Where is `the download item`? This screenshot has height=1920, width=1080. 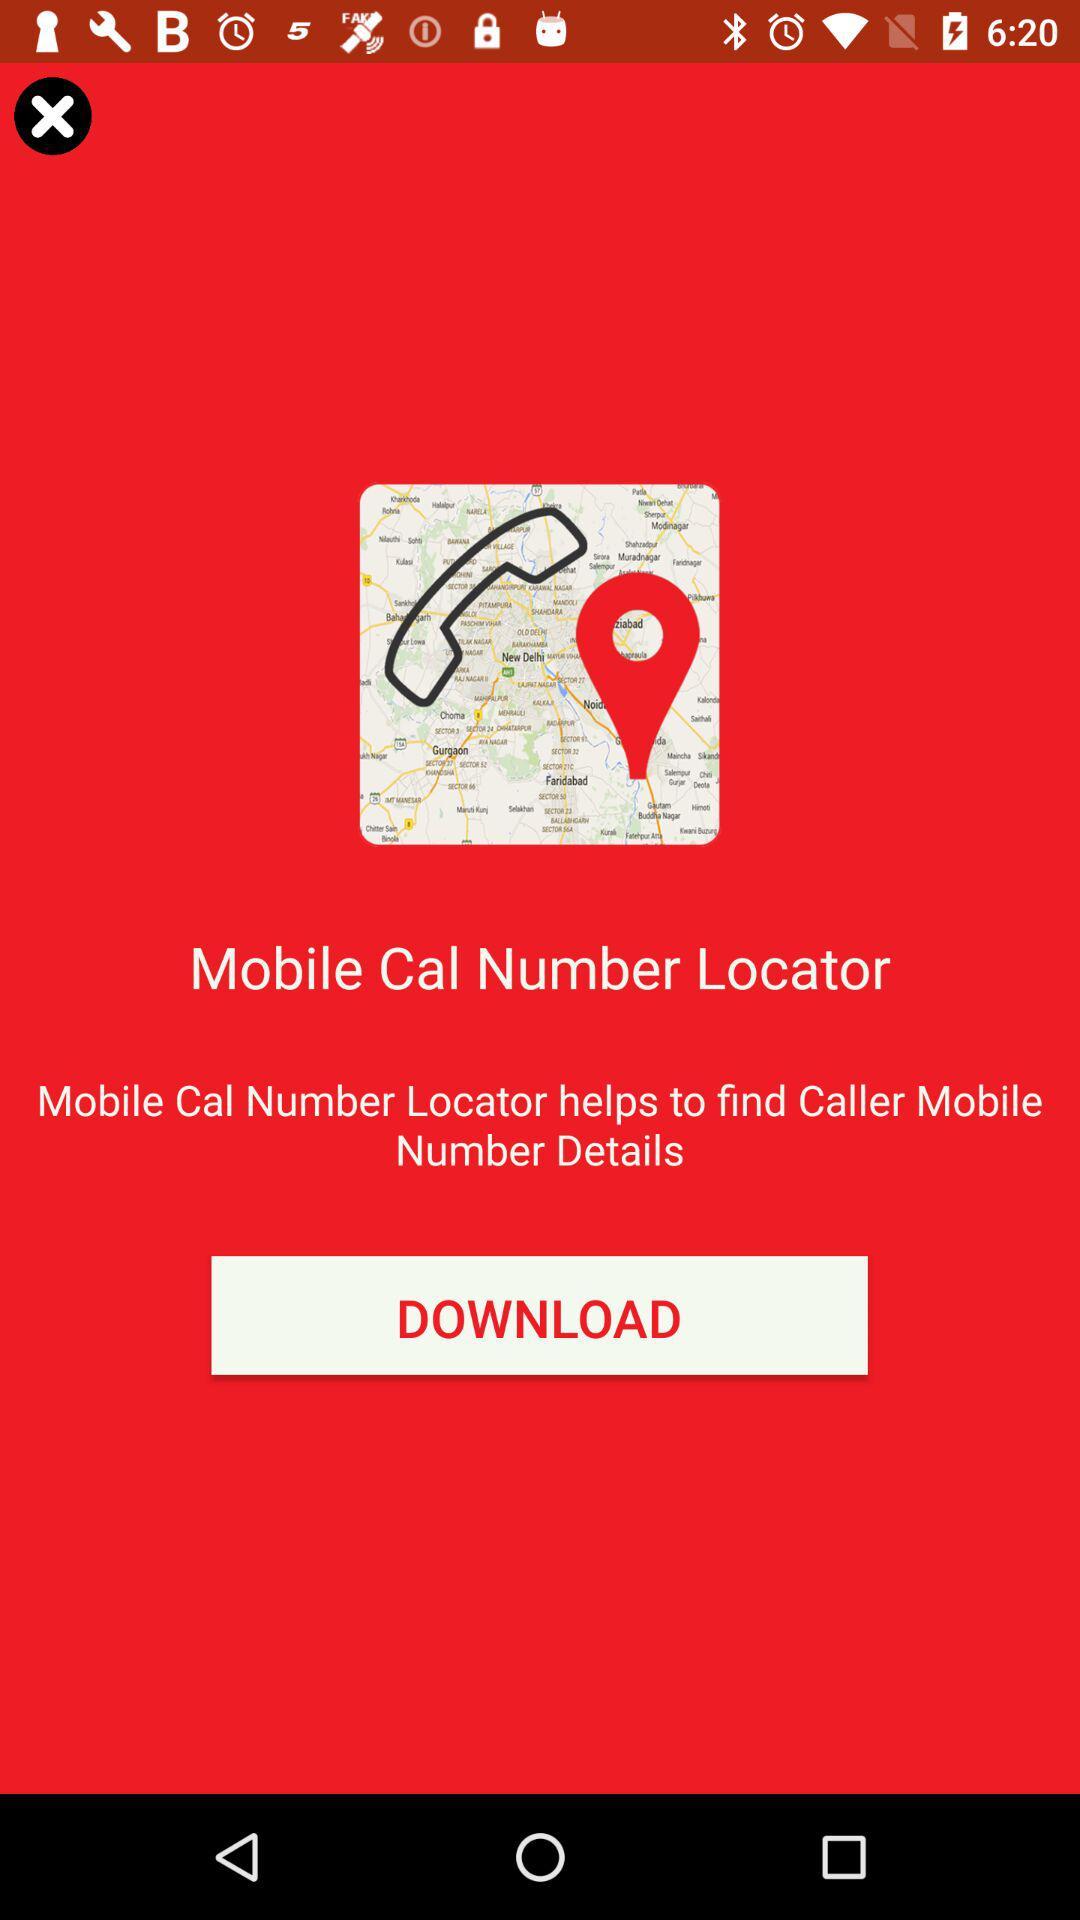
the download item is located at coordinates (538, 1315).